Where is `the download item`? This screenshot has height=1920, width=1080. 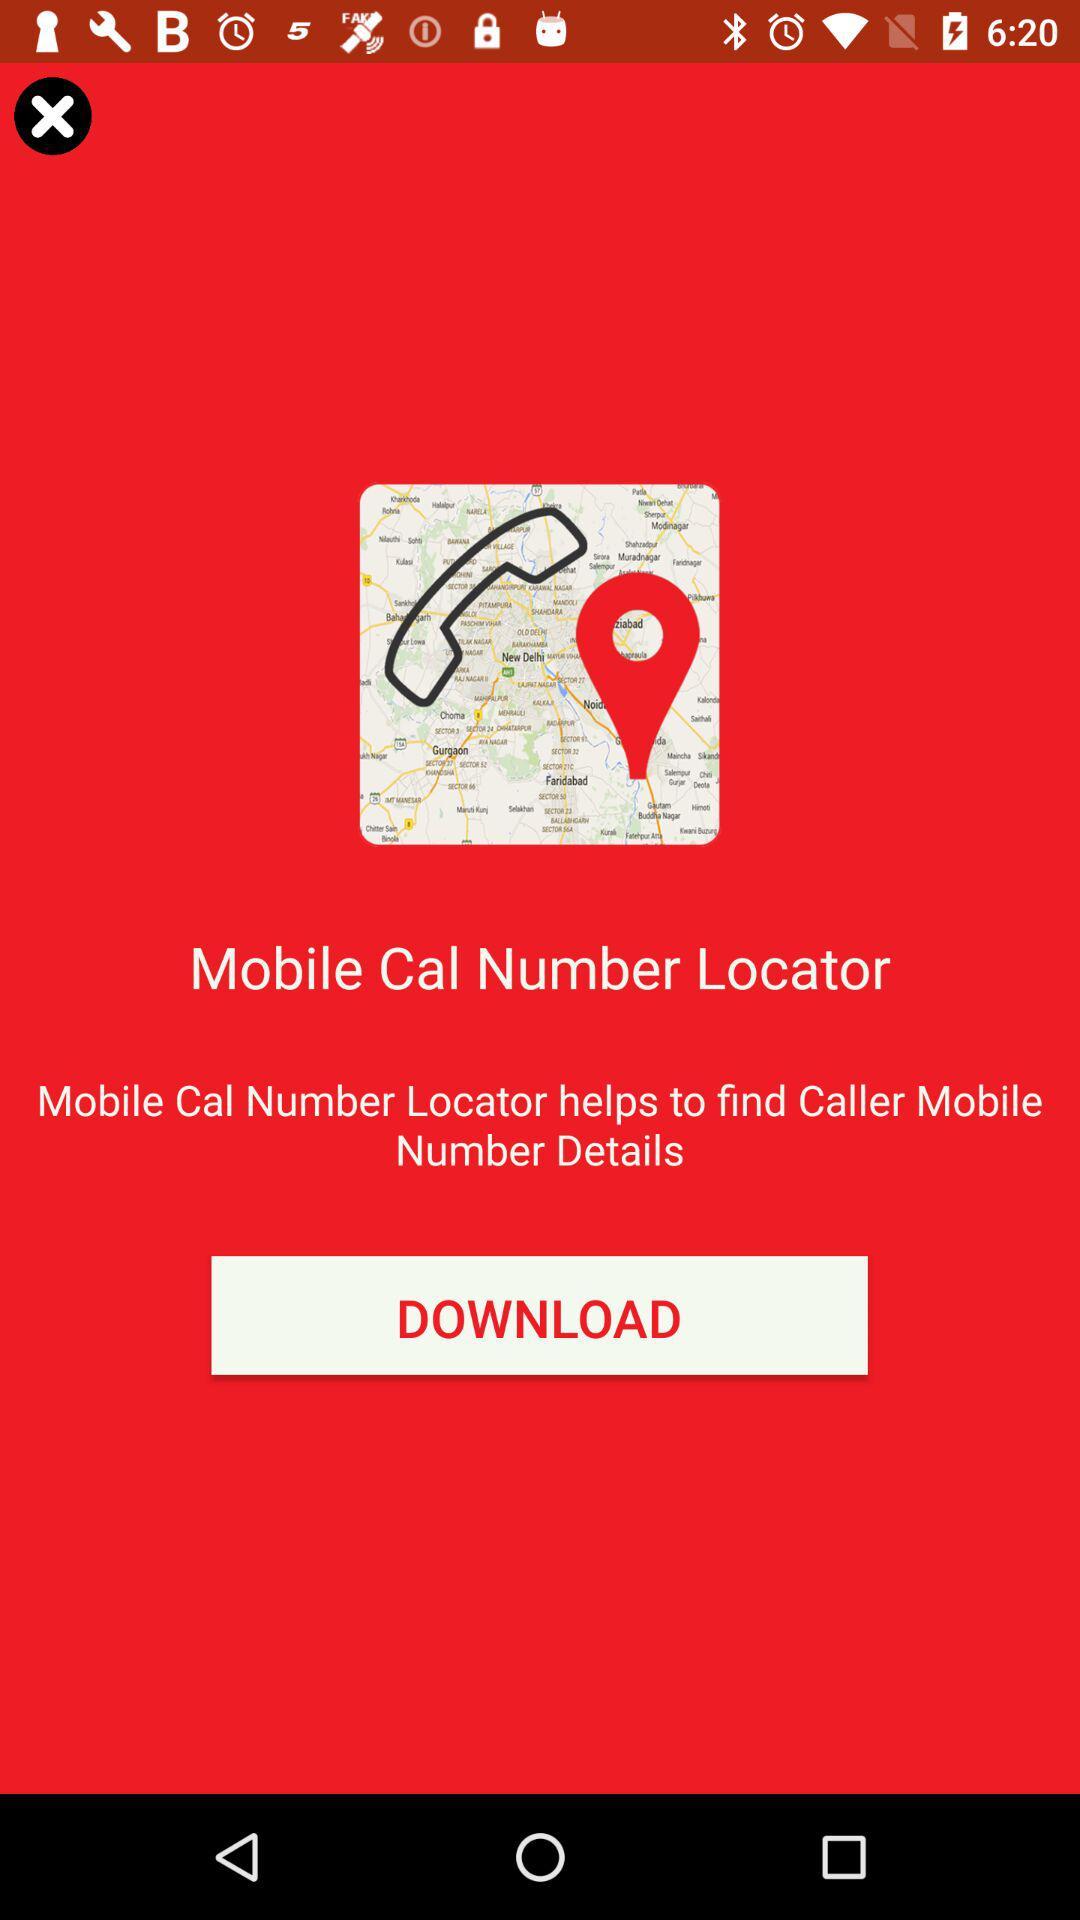
the download item is located at coordinates (538, 1315).